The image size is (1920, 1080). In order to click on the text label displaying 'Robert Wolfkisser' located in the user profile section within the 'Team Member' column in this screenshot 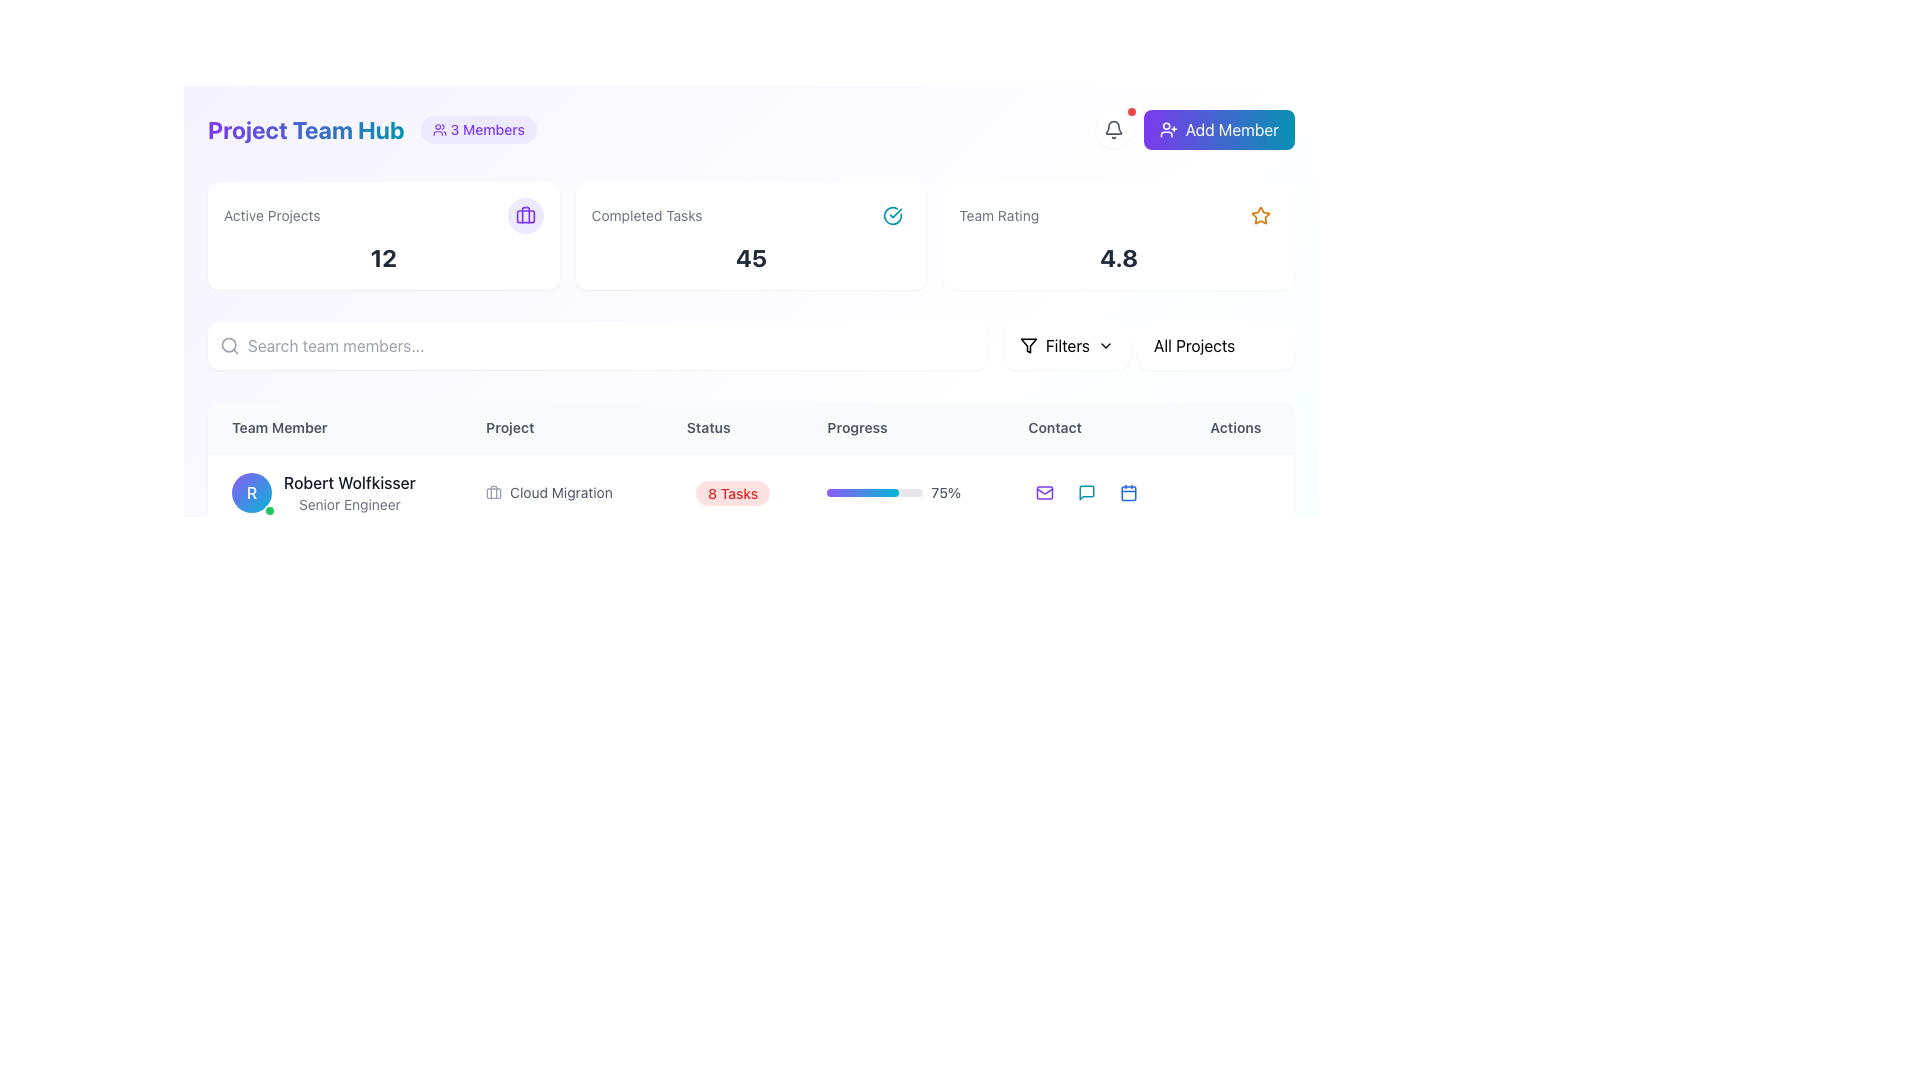, I will do `click(349, 482)`.